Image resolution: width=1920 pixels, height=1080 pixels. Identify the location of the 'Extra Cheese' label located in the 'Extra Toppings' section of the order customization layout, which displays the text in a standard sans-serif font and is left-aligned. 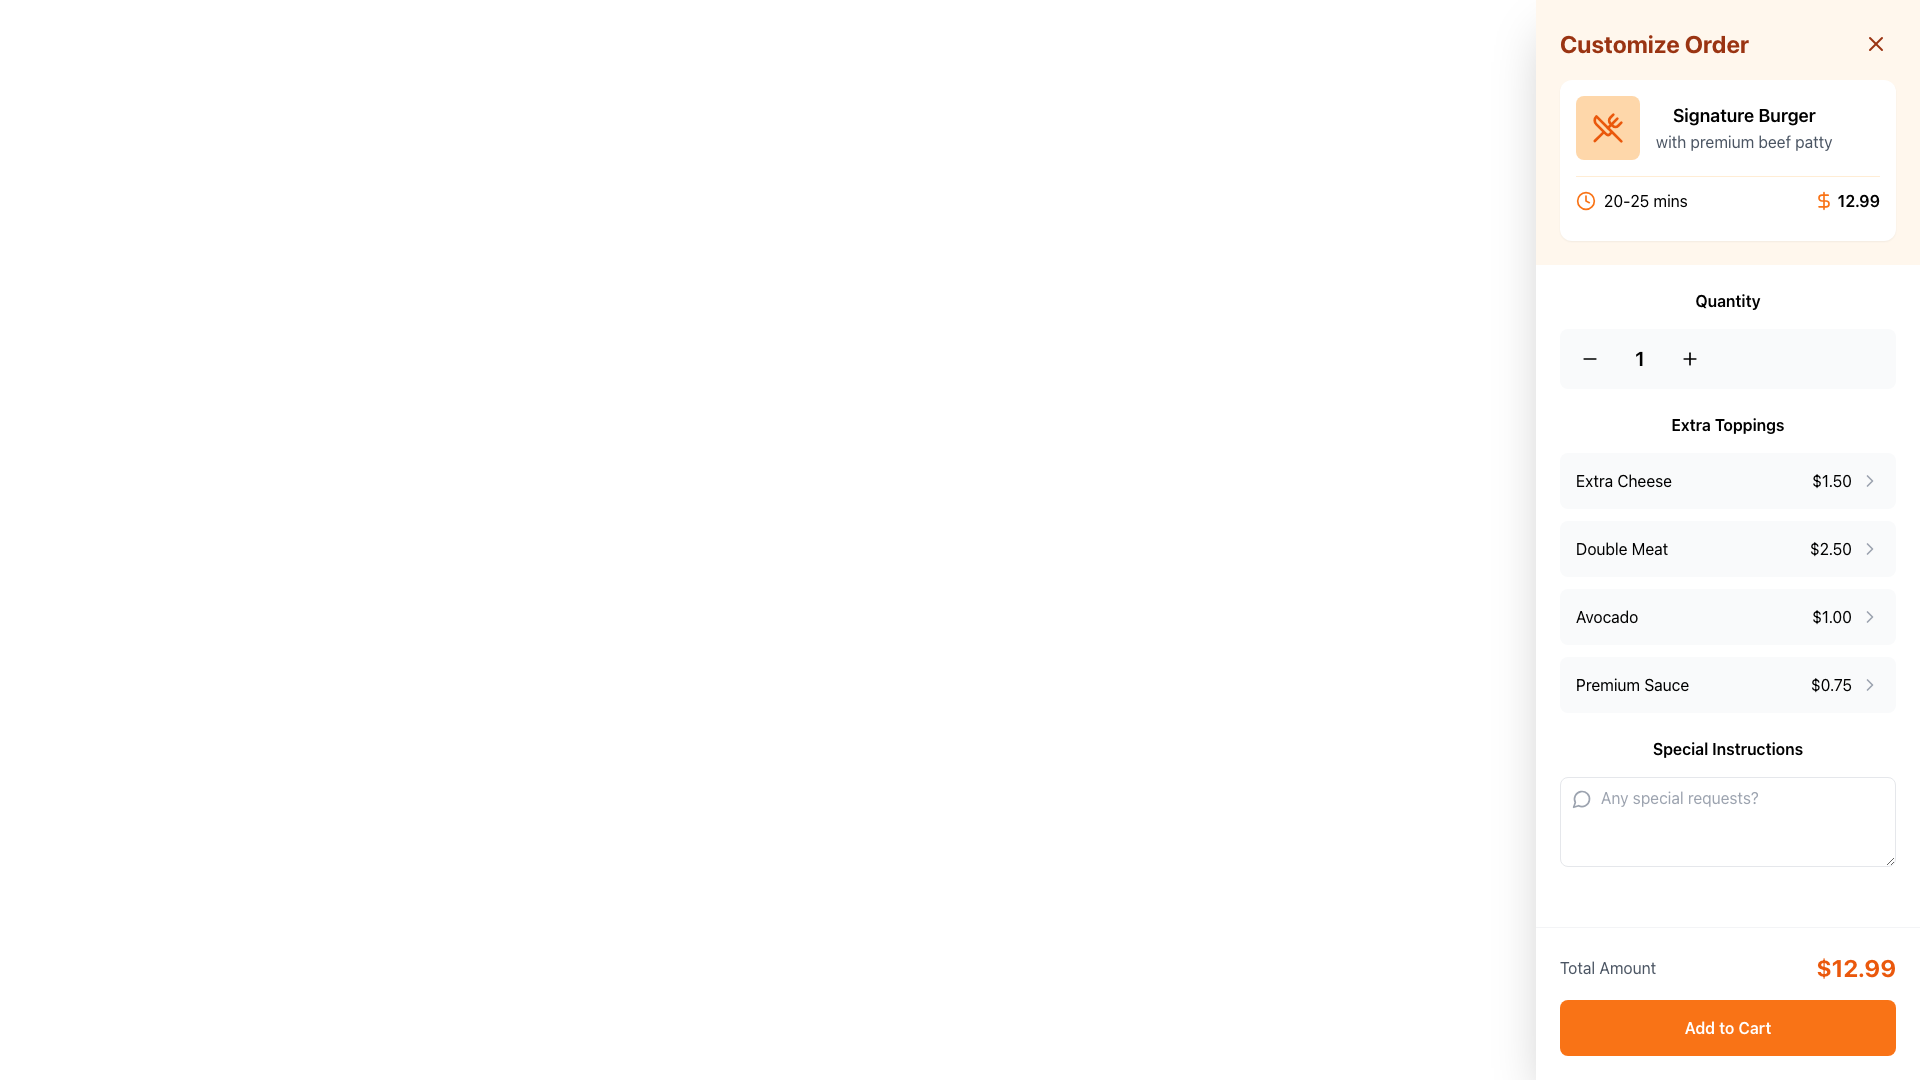
(1624, 481).